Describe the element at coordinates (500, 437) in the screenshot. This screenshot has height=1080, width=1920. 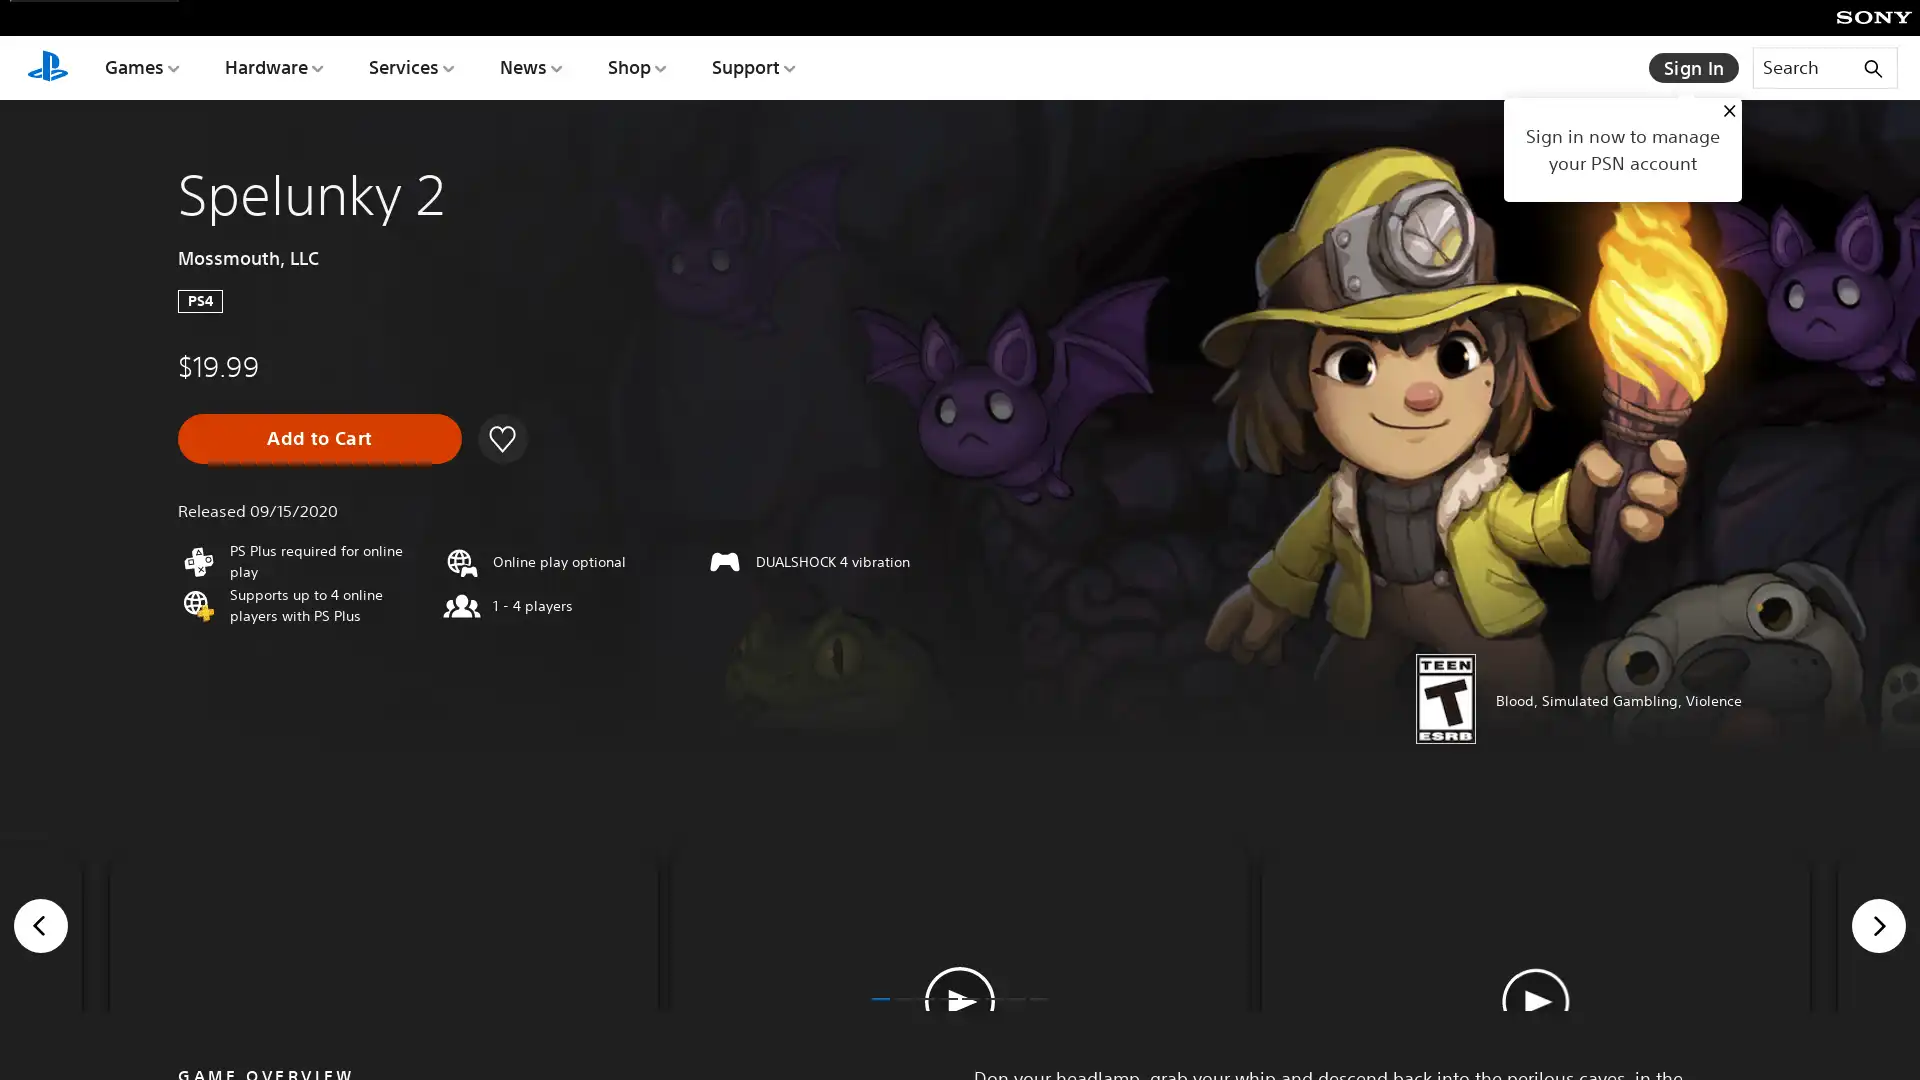
I see `Add to Wishlist` at that location.